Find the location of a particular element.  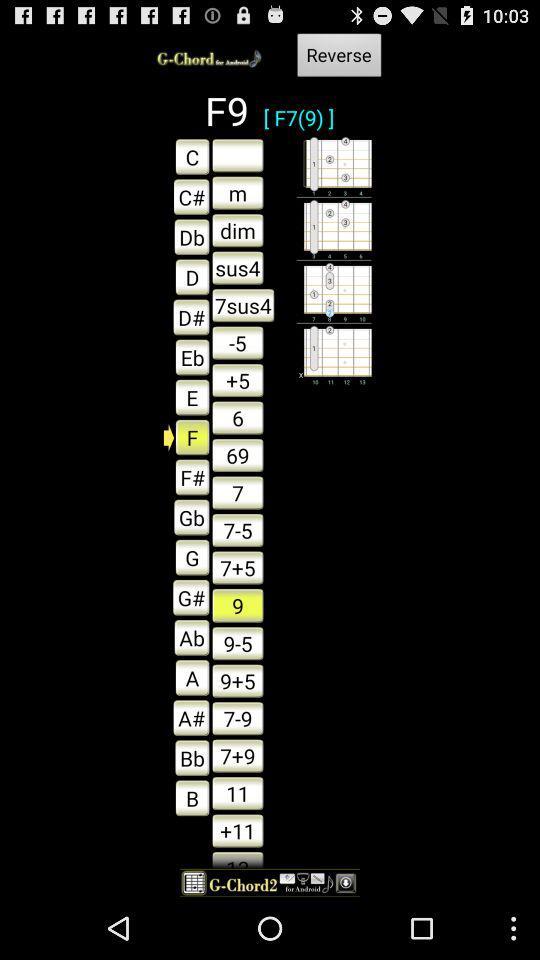

the item below +11 item is located at coordinates (237, 858).